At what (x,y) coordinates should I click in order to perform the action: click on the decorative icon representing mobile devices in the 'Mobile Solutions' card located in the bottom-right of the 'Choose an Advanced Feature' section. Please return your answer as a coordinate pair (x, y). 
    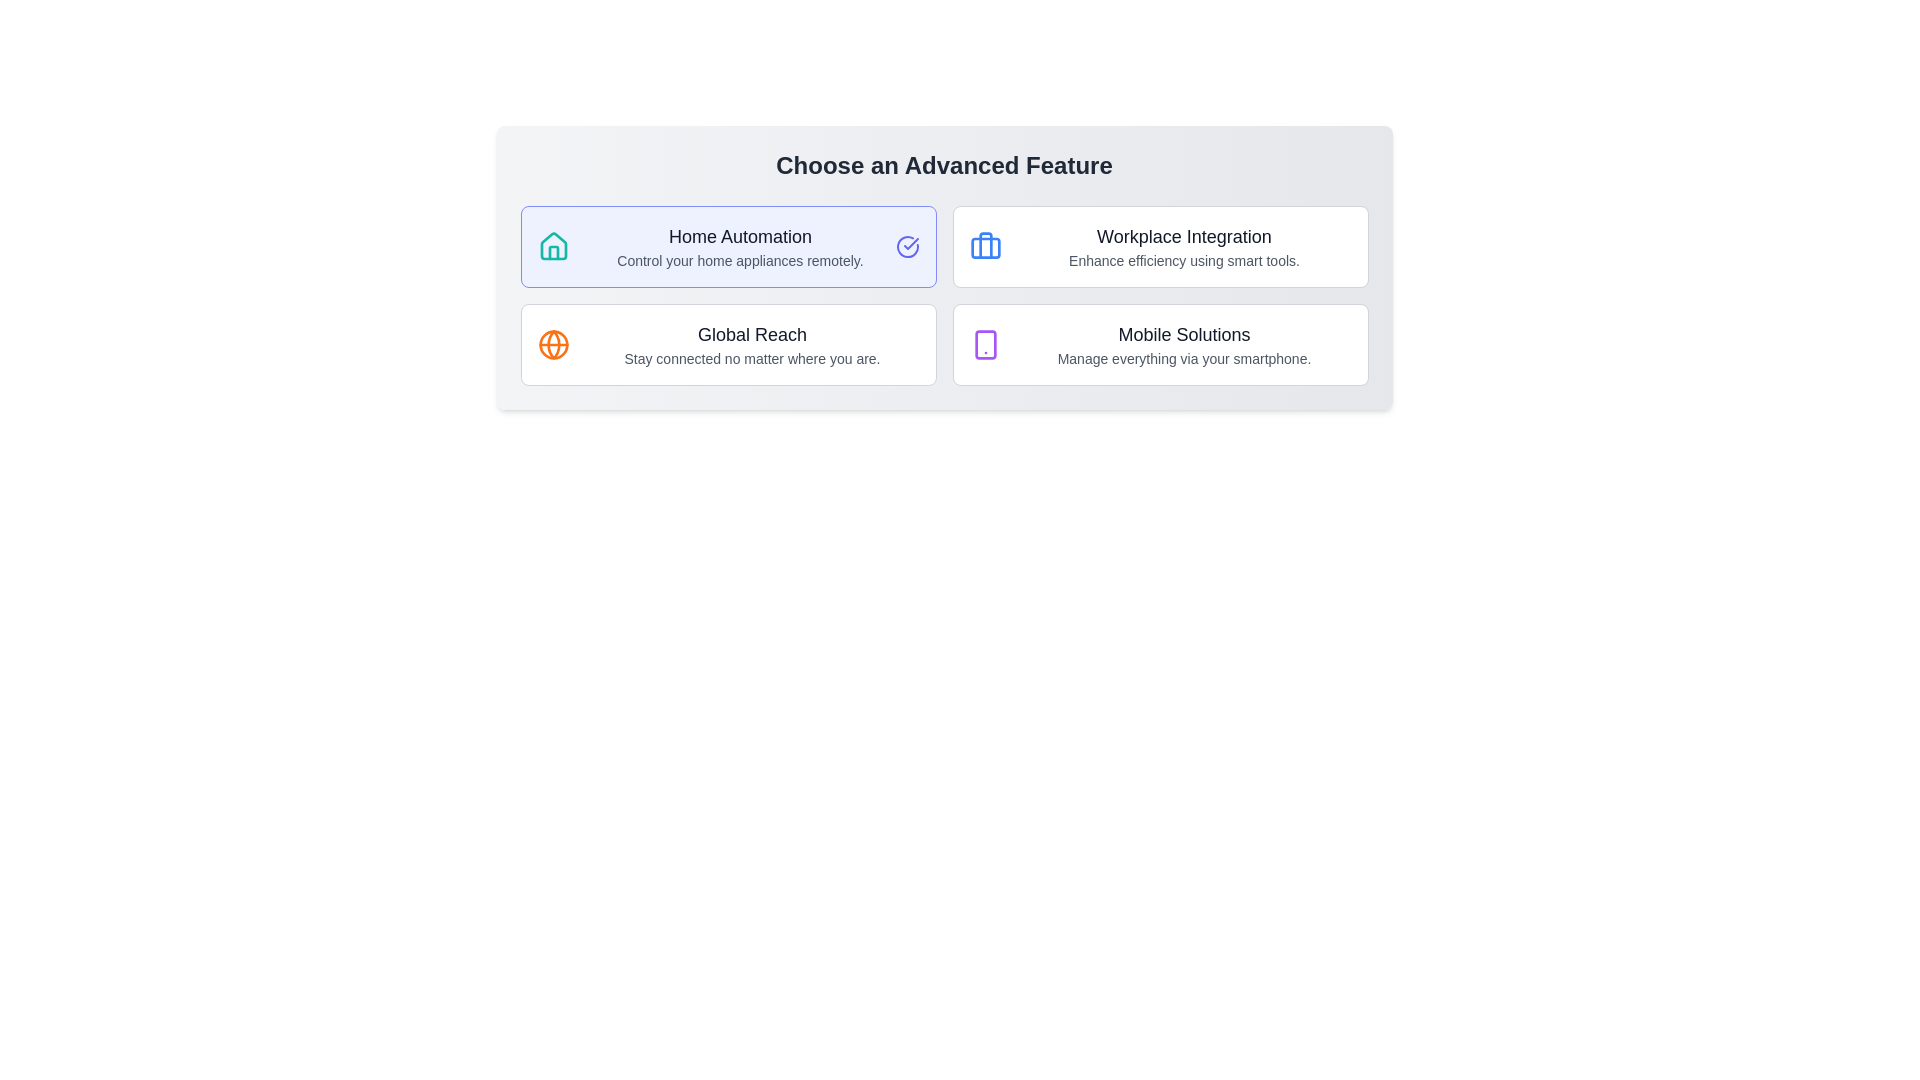
    Looking at the image, I should click on (985, 343).